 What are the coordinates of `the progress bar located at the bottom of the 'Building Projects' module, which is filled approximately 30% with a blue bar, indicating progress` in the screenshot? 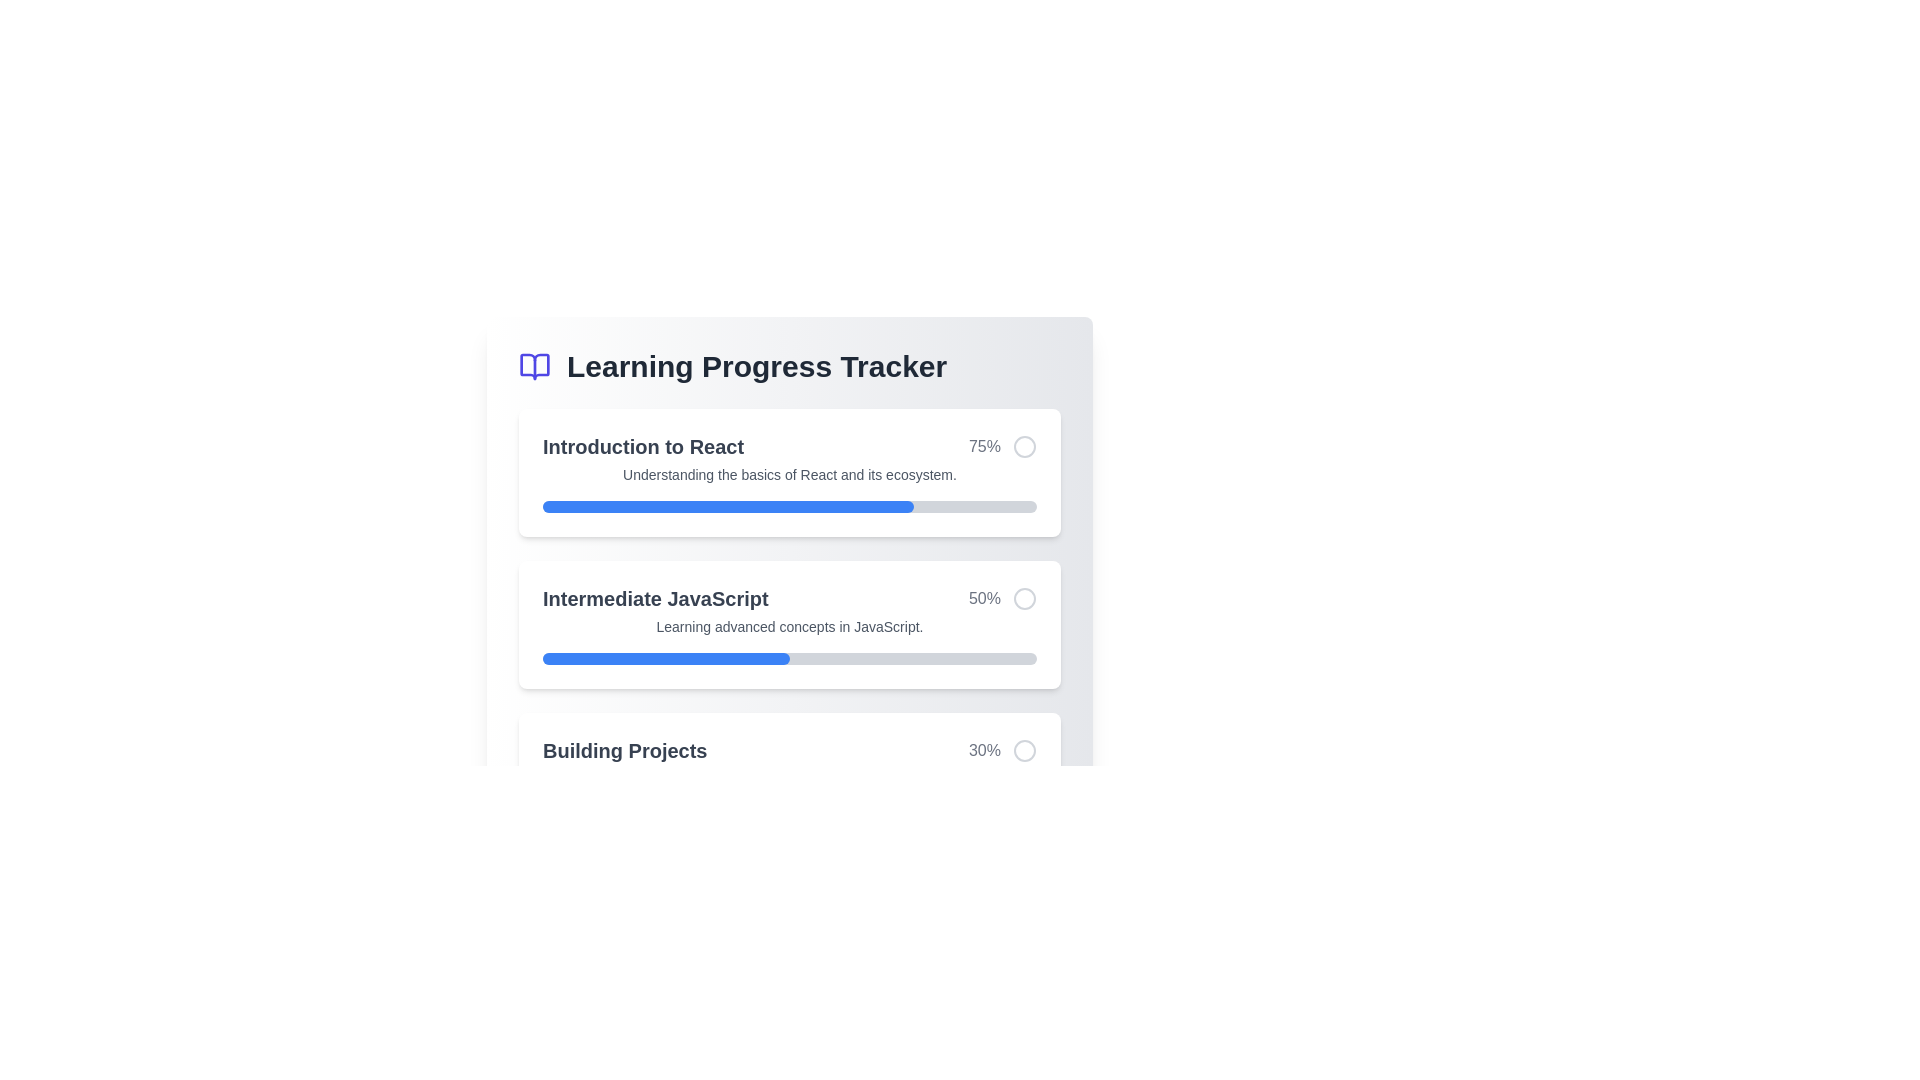 It's located at (789, 810).